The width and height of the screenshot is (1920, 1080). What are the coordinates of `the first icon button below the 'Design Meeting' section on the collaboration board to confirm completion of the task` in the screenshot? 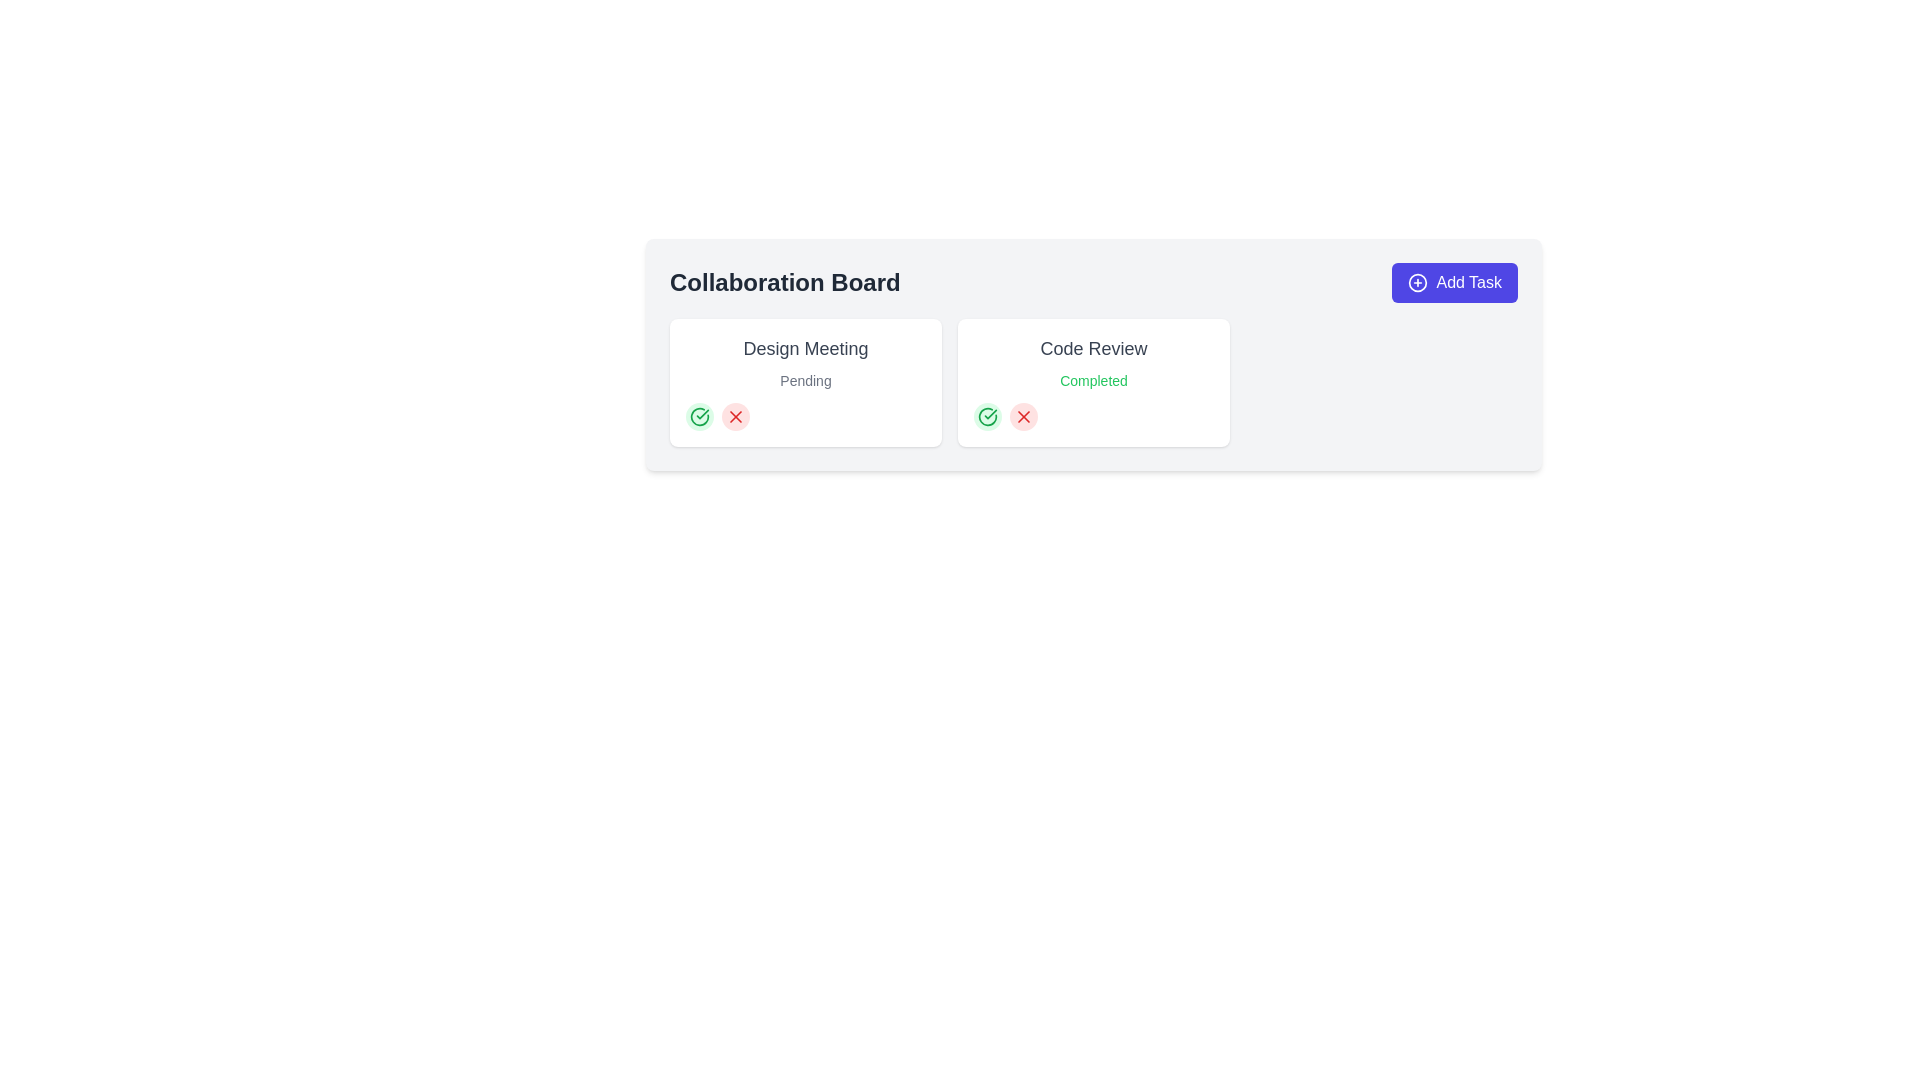 It's located at (700, 415).